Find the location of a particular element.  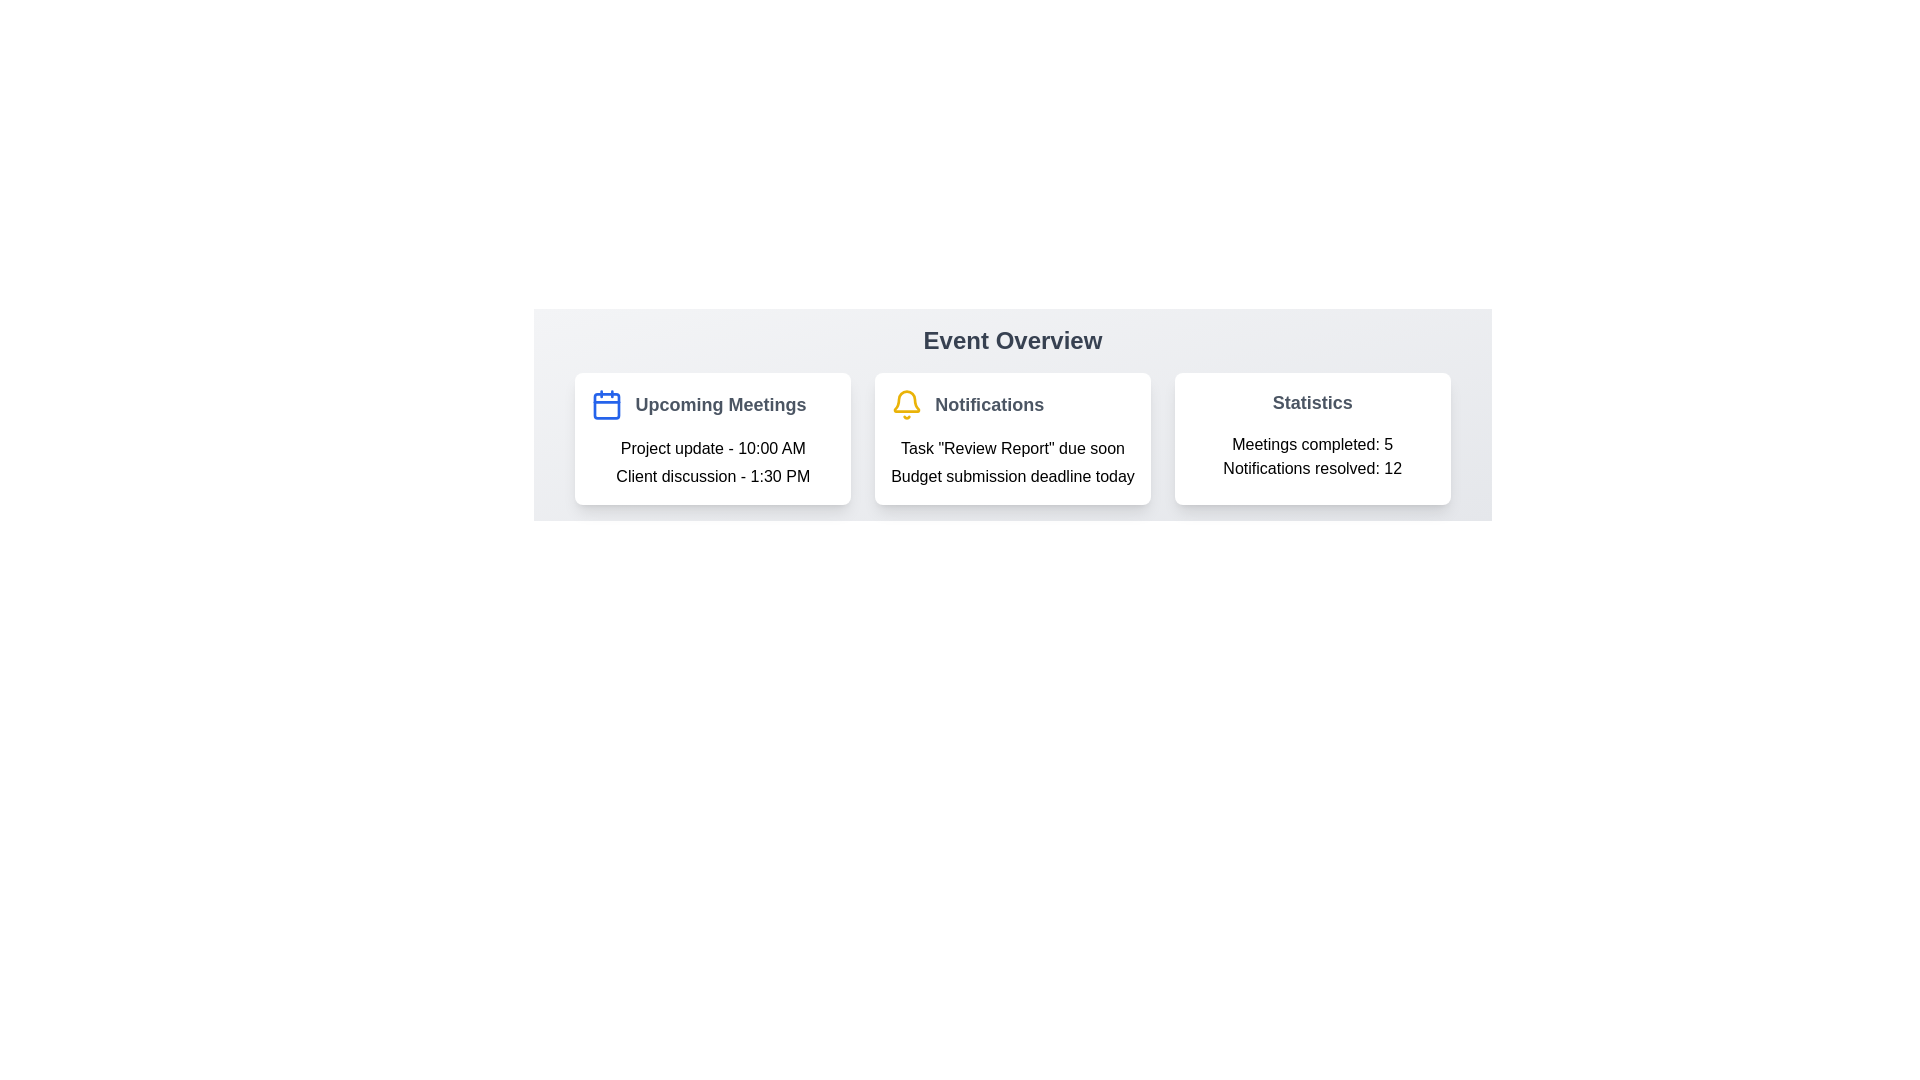

the prominent yellow bell icon that represents notifications, located at the center of the UI layout is located at coordinates (906, 405).